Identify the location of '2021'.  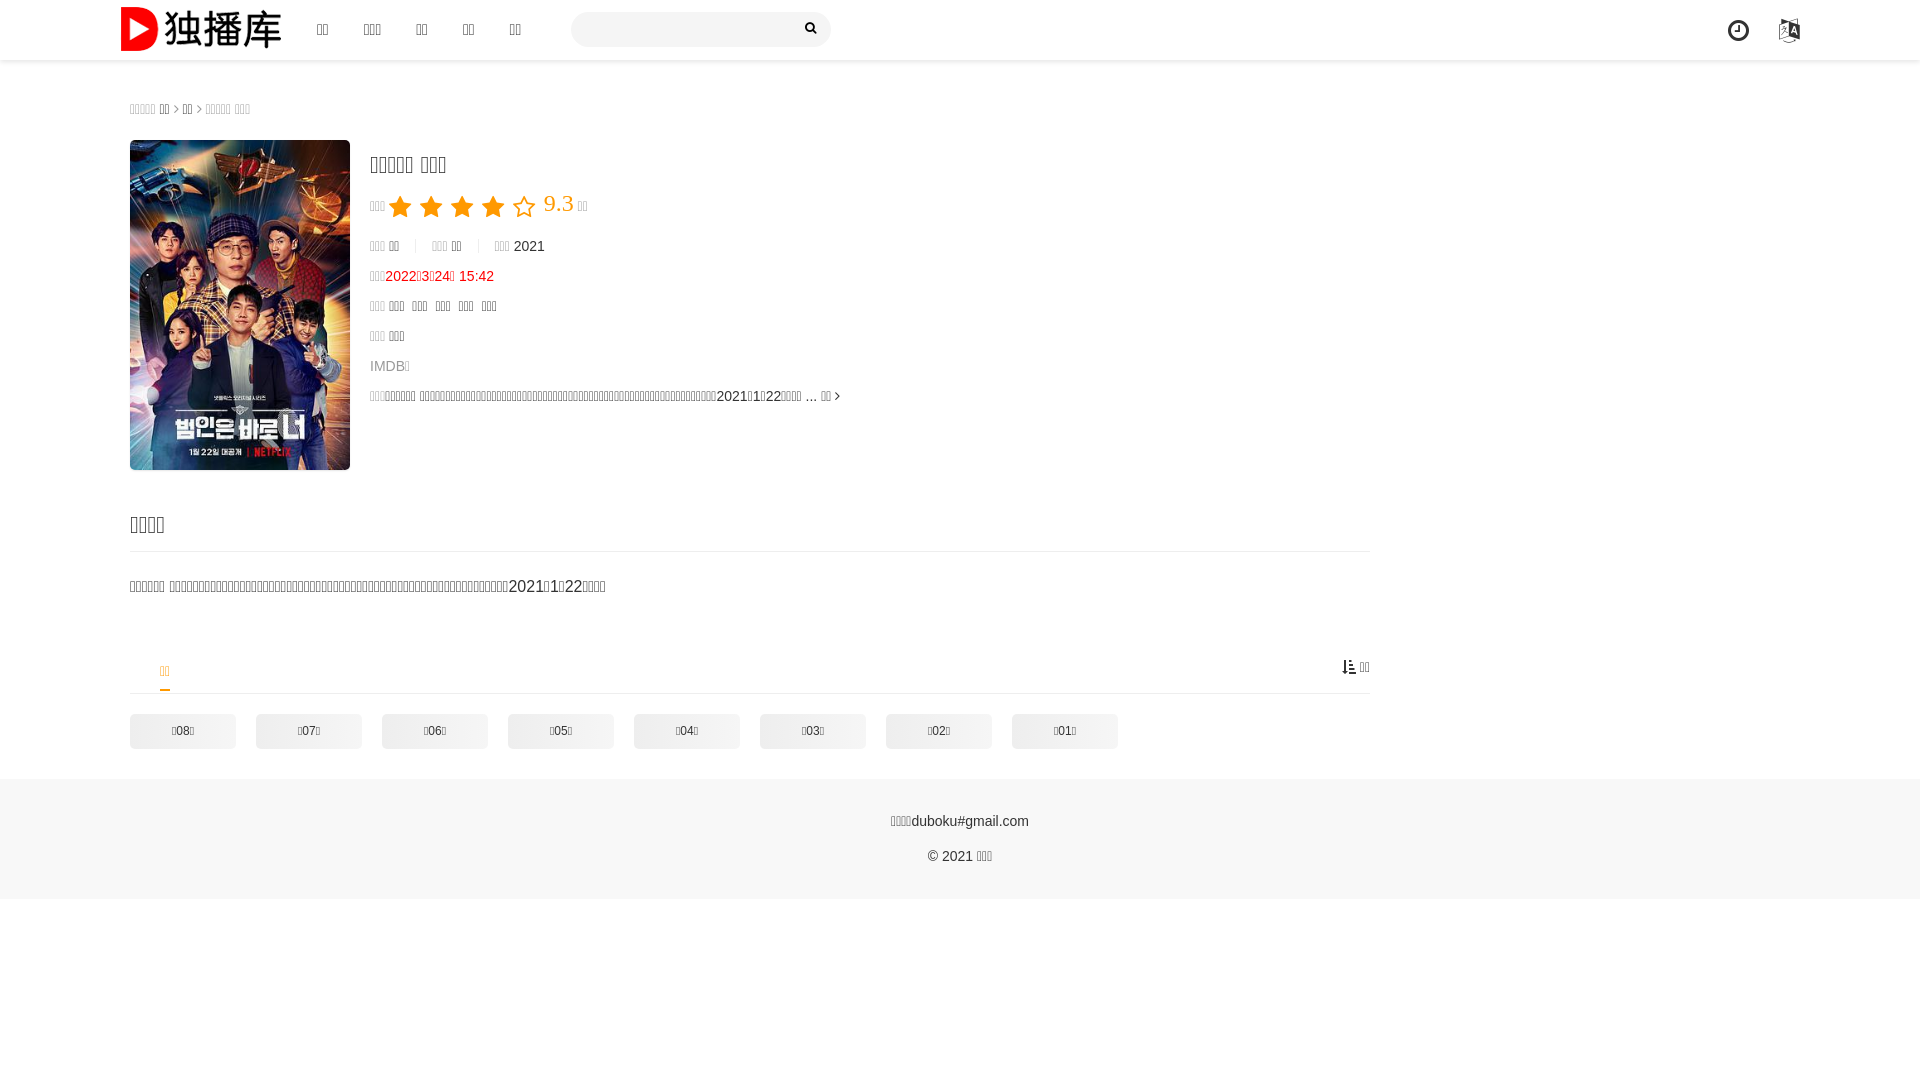
(529, 245).